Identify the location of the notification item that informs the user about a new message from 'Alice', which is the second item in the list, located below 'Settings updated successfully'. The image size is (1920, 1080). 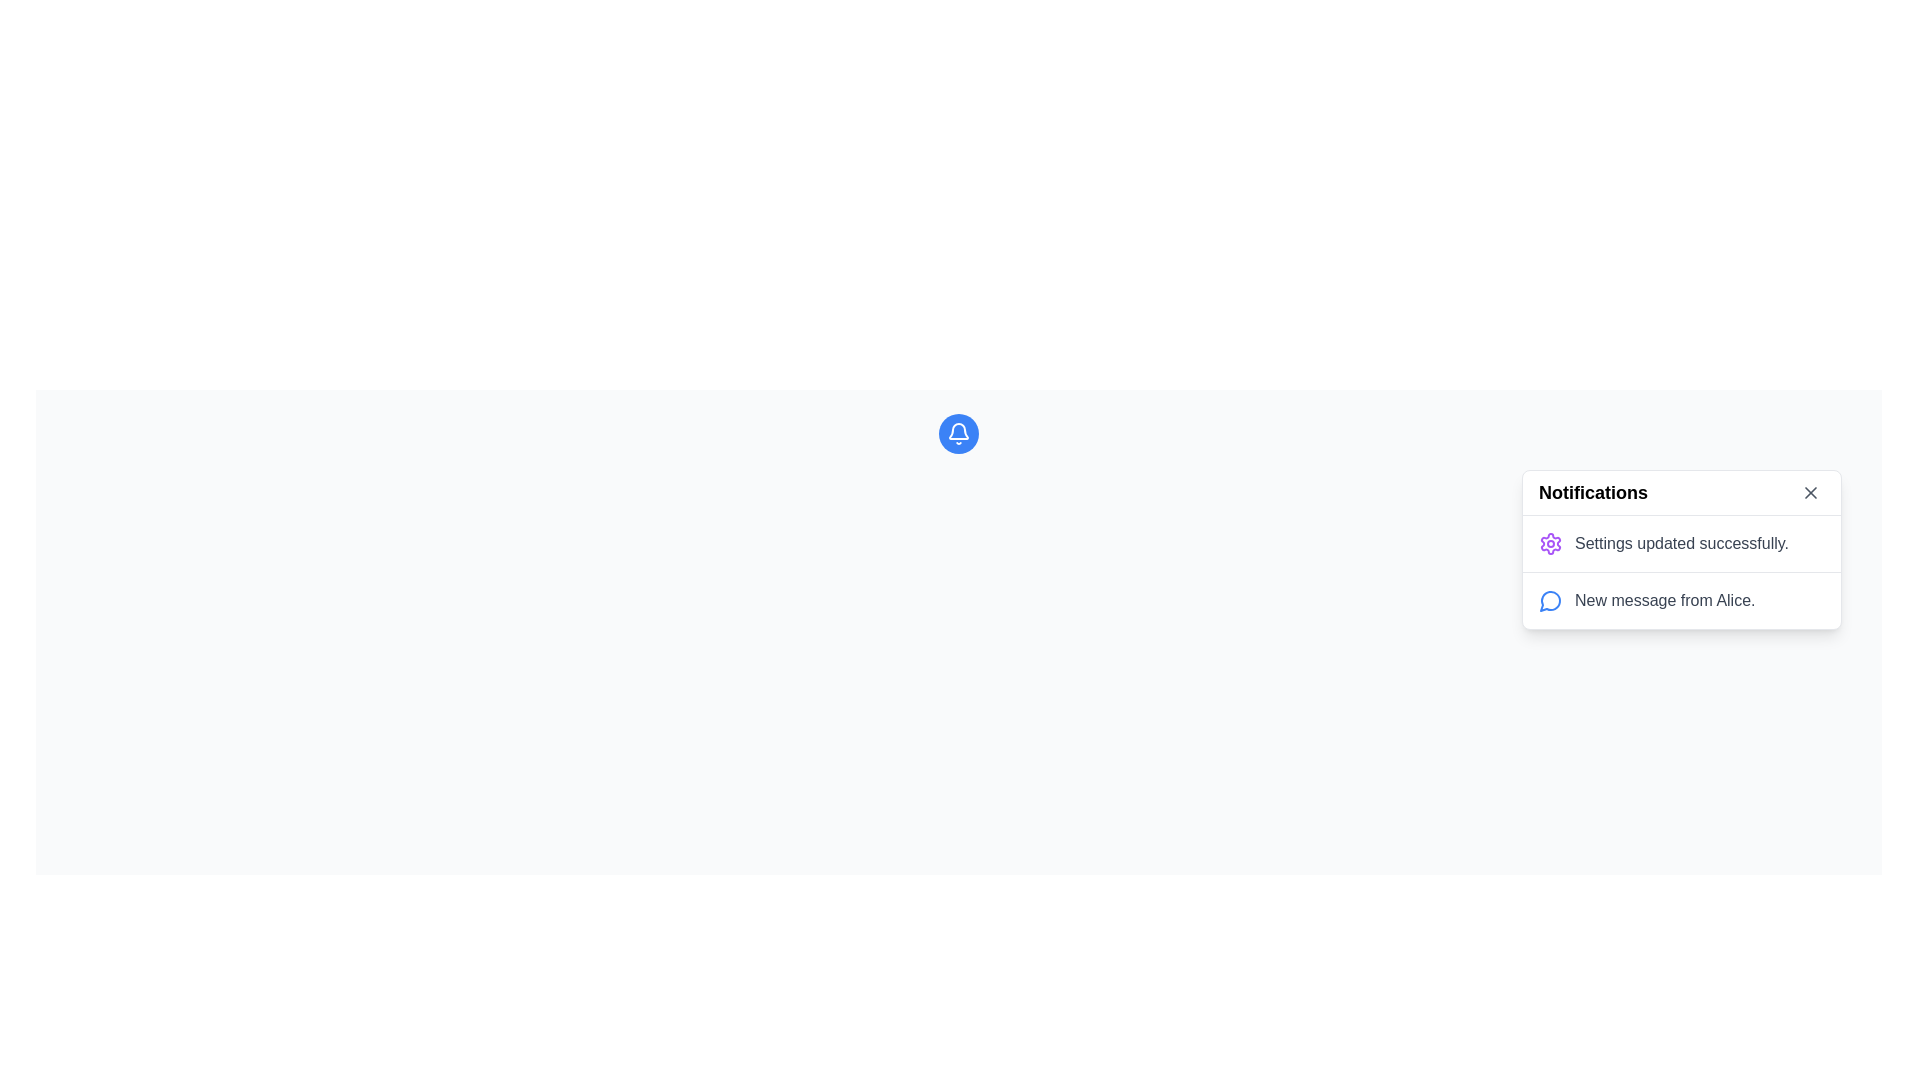
(1680, 599).